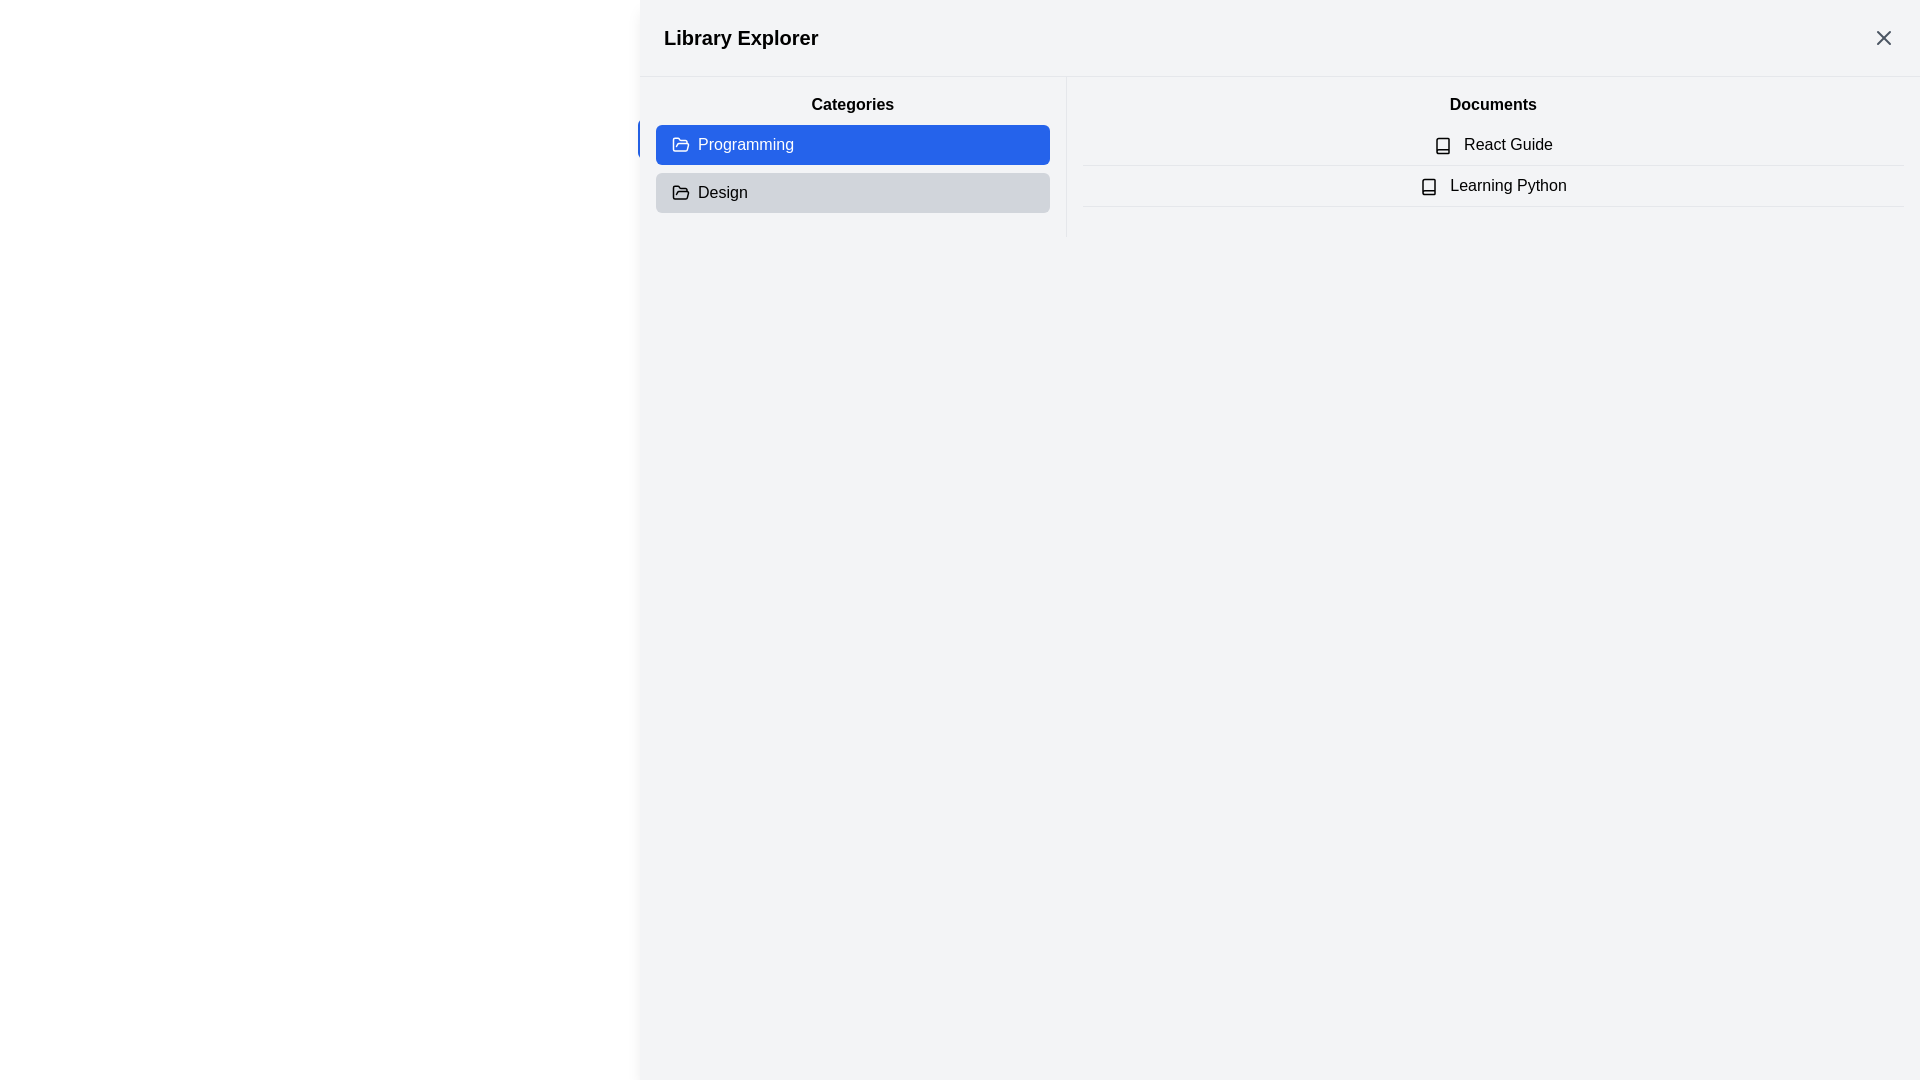 The height and width of the screenshot is (1080, 1920). I want to click on the book icon representing the React Guide document located in the Documents section near the text 'React Guide', so click(1442, 144).